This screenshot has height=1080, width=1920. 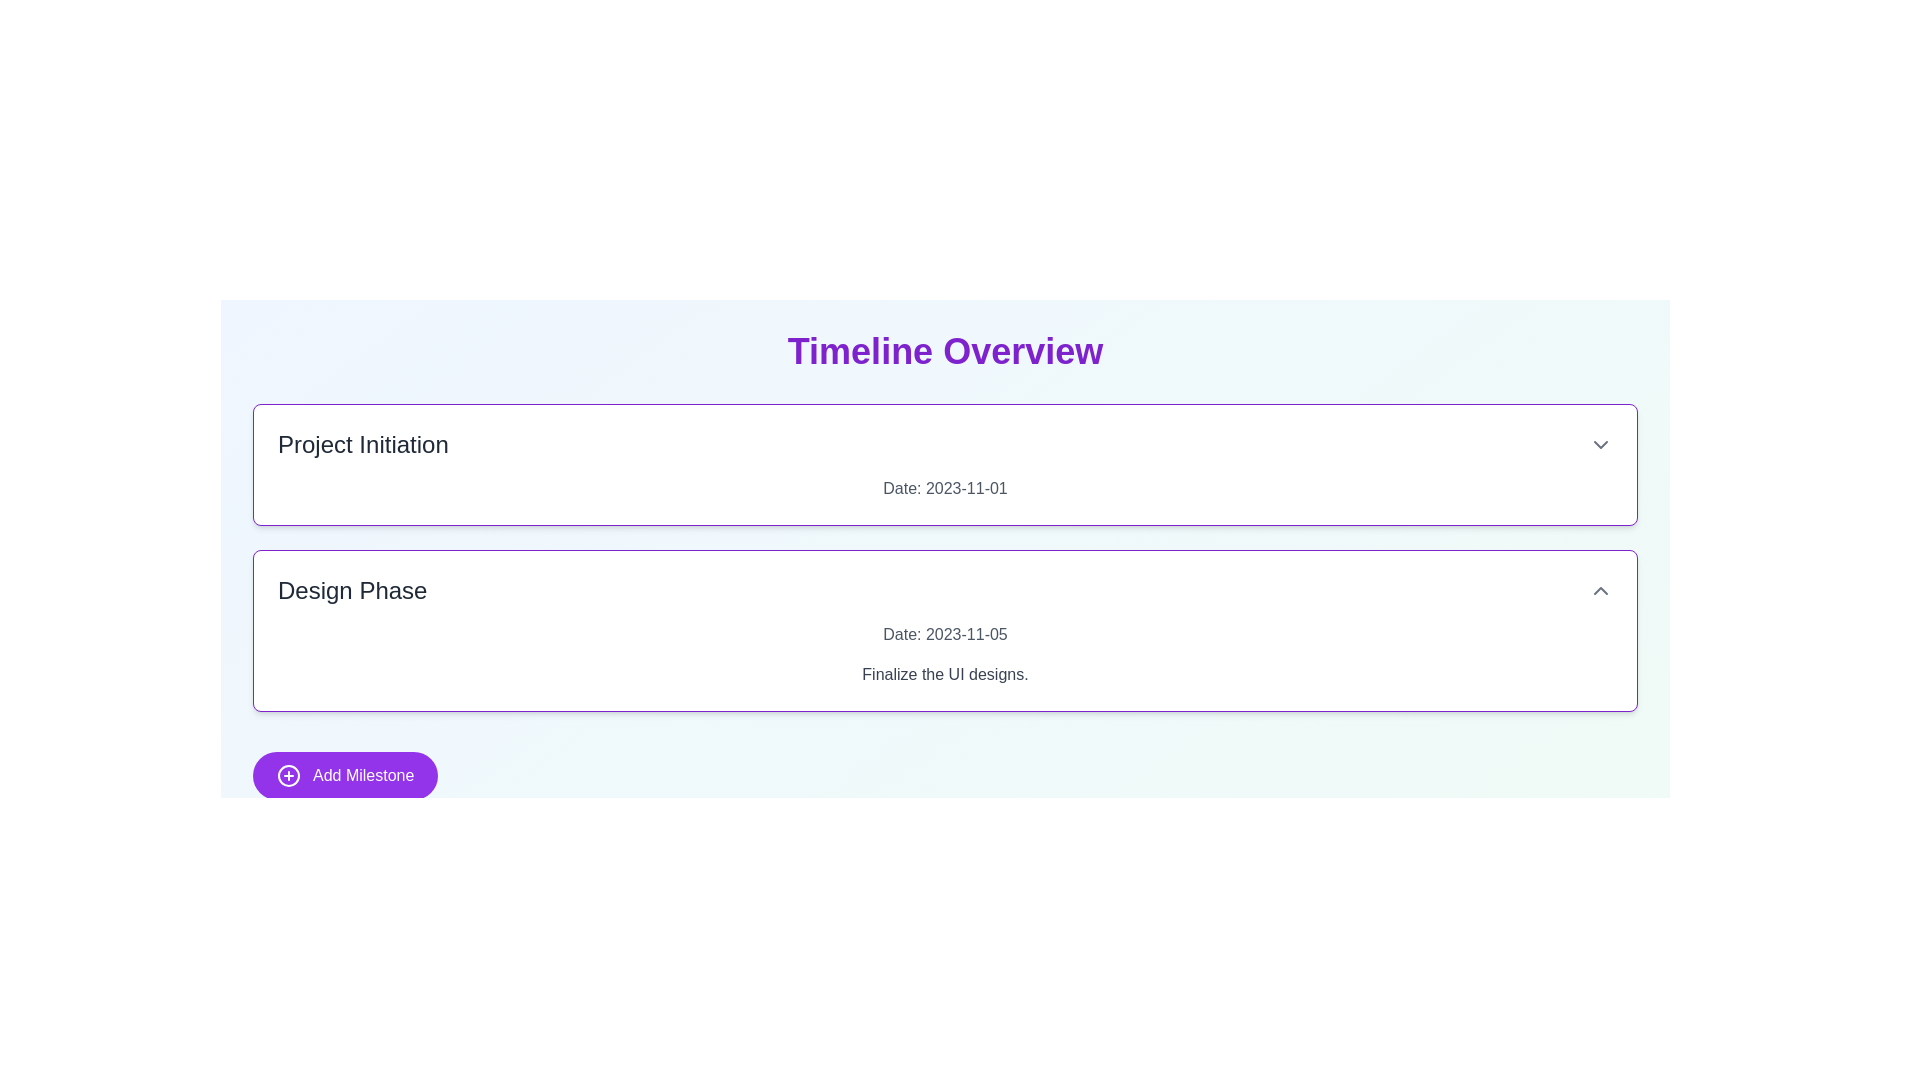 I want to click on static text field displaying 'Date: 2023-11-05' located in the 'Design Phase' section, which is horizontally centered below the primary header, so click(x=944, y=635).